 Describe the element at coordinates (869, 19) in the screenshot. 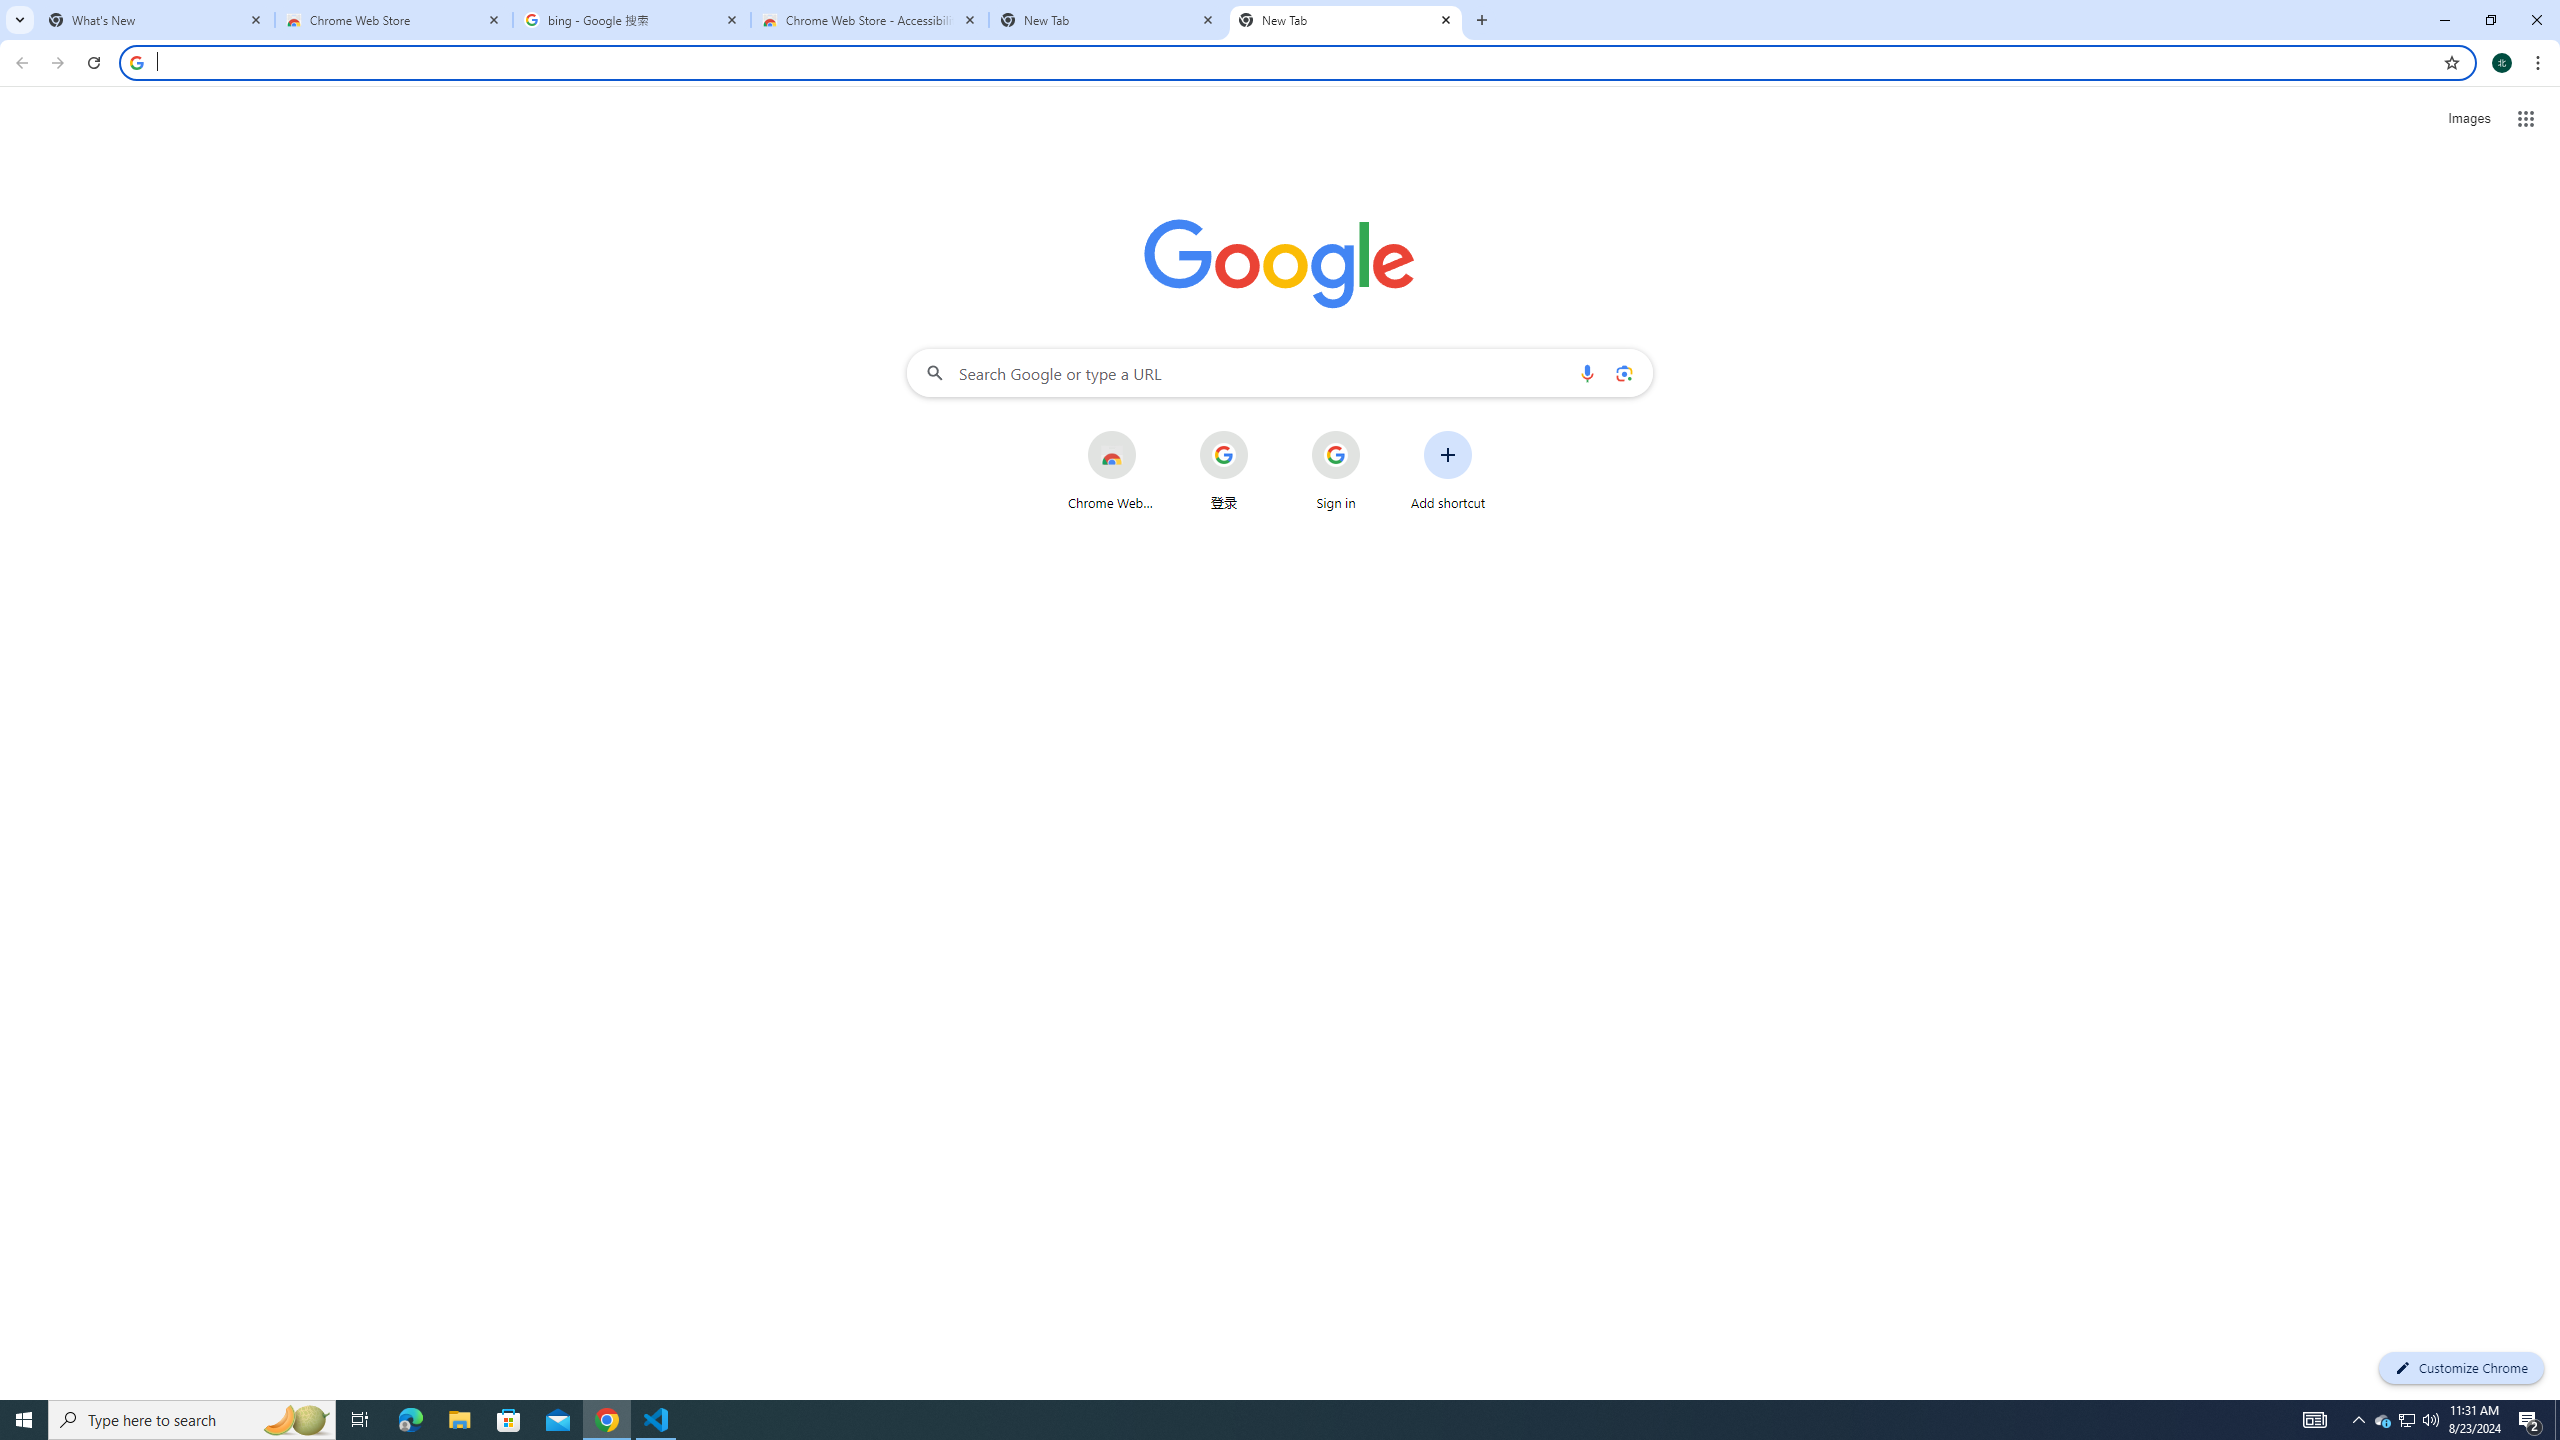

I see `'Chrome Web Store - Accessibility'` at that location.